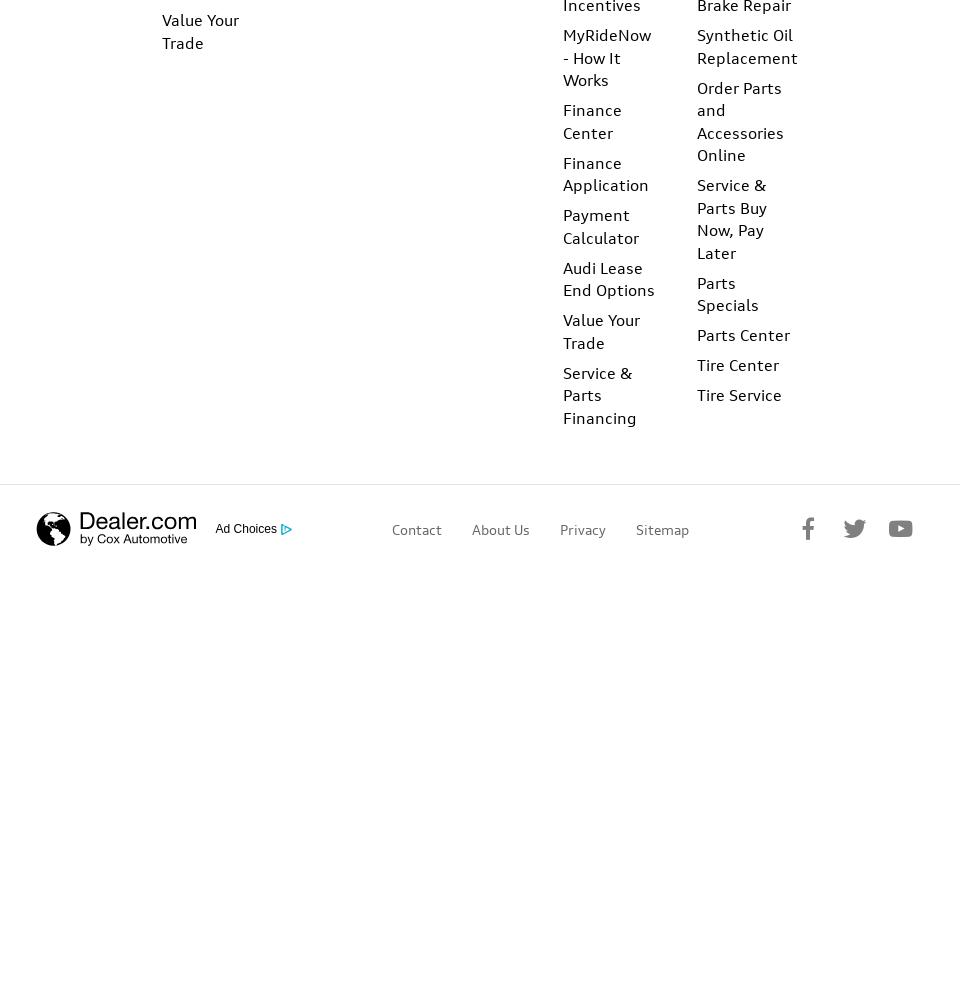 This screenshot has width=960, height=1000. What do you see at coordinates (608, 278) in the screenshot?
I see `'Audi Lease End Options'` at bounding box center [608, 278].